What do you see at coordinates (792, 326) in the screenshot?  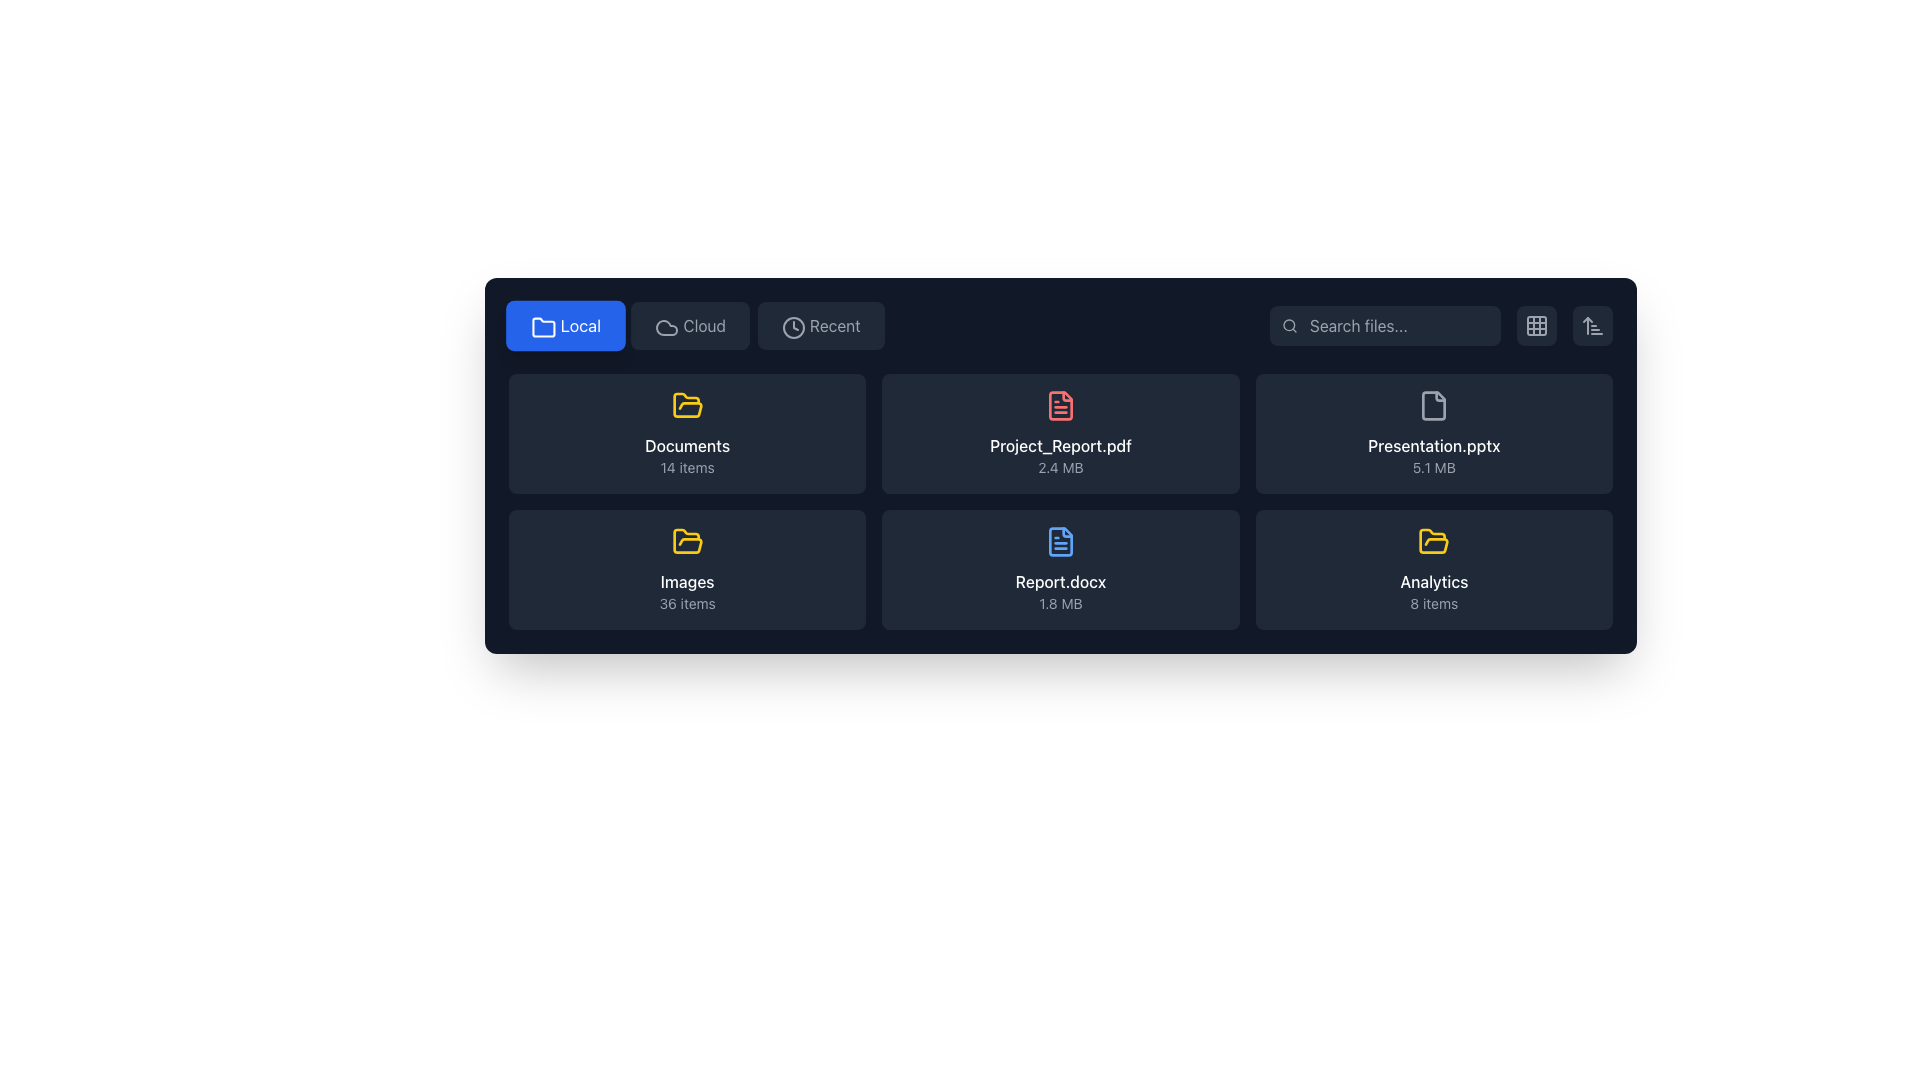 I see `the clock-shaped icon button located in the navigation bar to the immediate left of the 'Recent' label` at bounding box center [792, 326].